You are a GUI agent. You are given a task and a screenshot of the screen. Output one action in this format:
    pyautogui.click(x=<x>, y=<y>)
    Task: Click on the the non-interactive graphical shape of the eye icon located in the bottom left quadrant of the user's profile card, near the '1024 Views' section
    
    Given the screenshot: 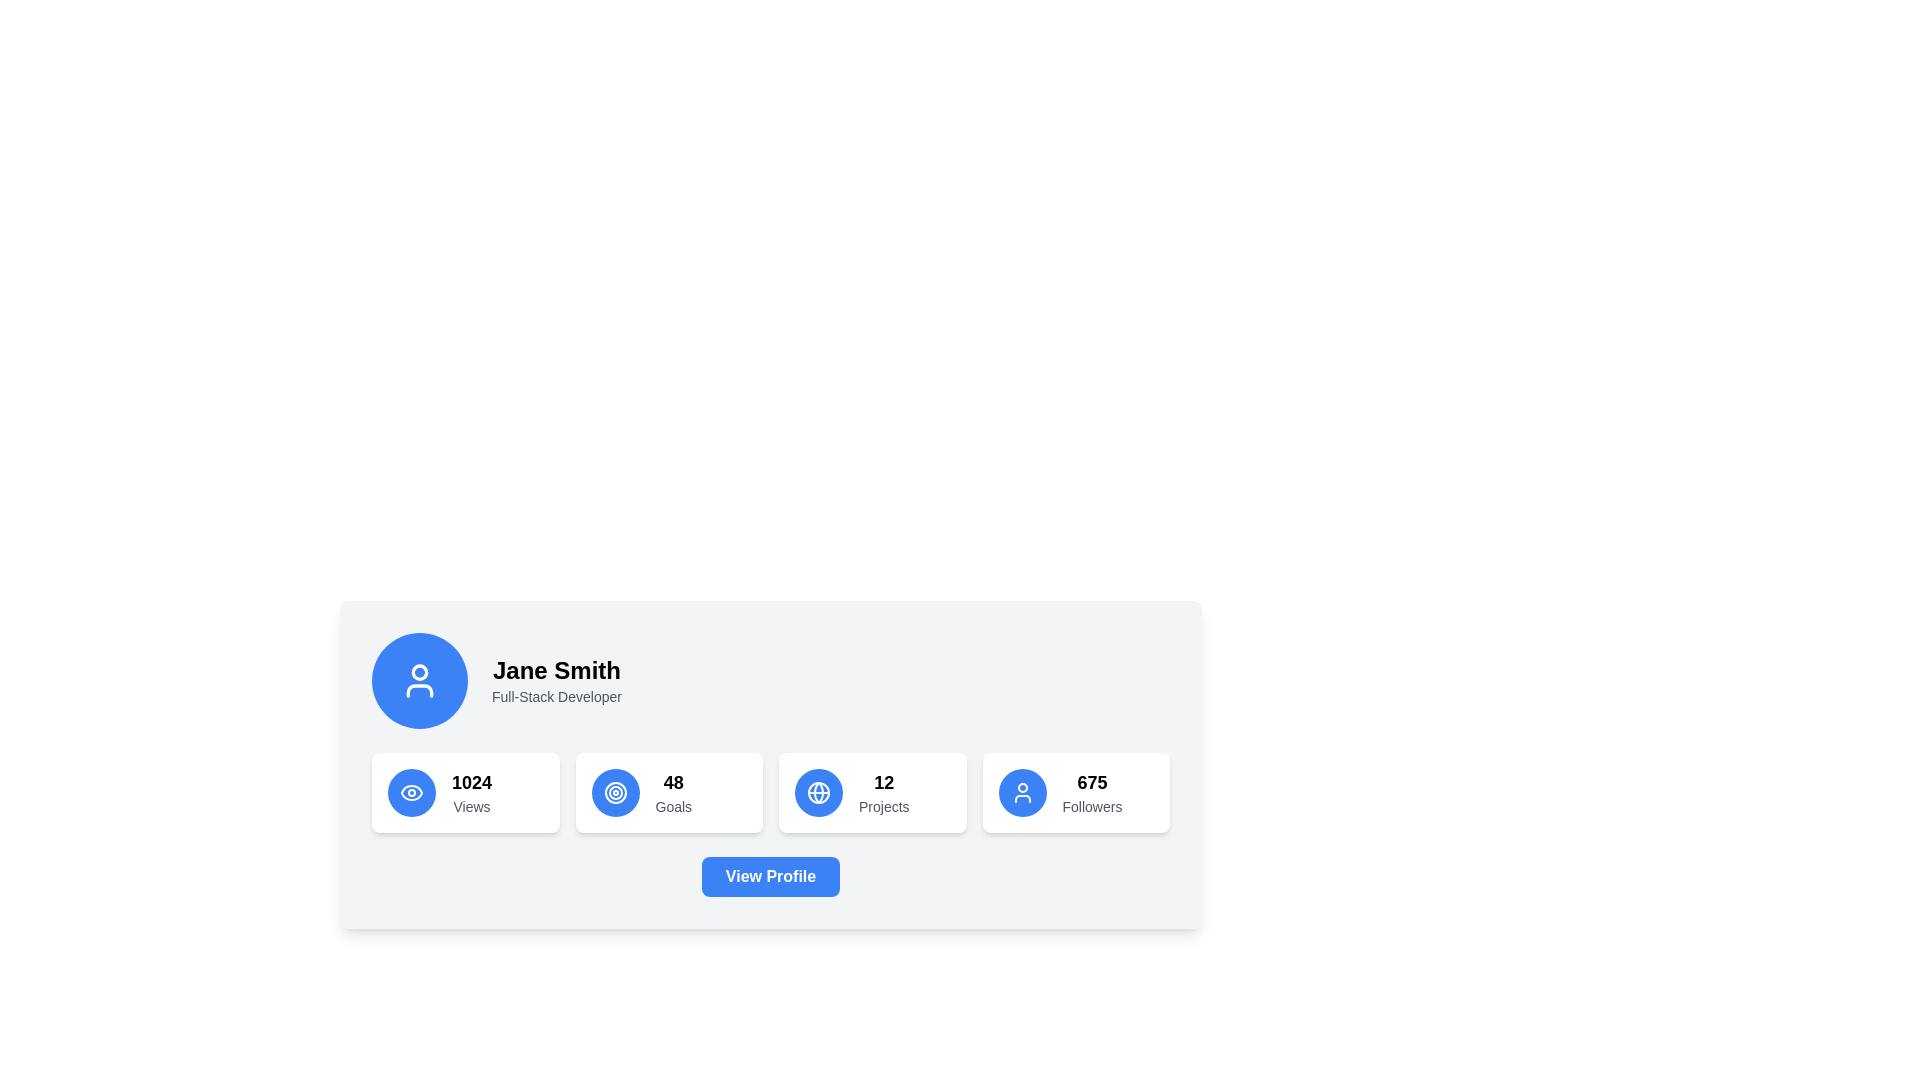 What is the action you would take?
    pyautogui.click(x=411, y=792)
    